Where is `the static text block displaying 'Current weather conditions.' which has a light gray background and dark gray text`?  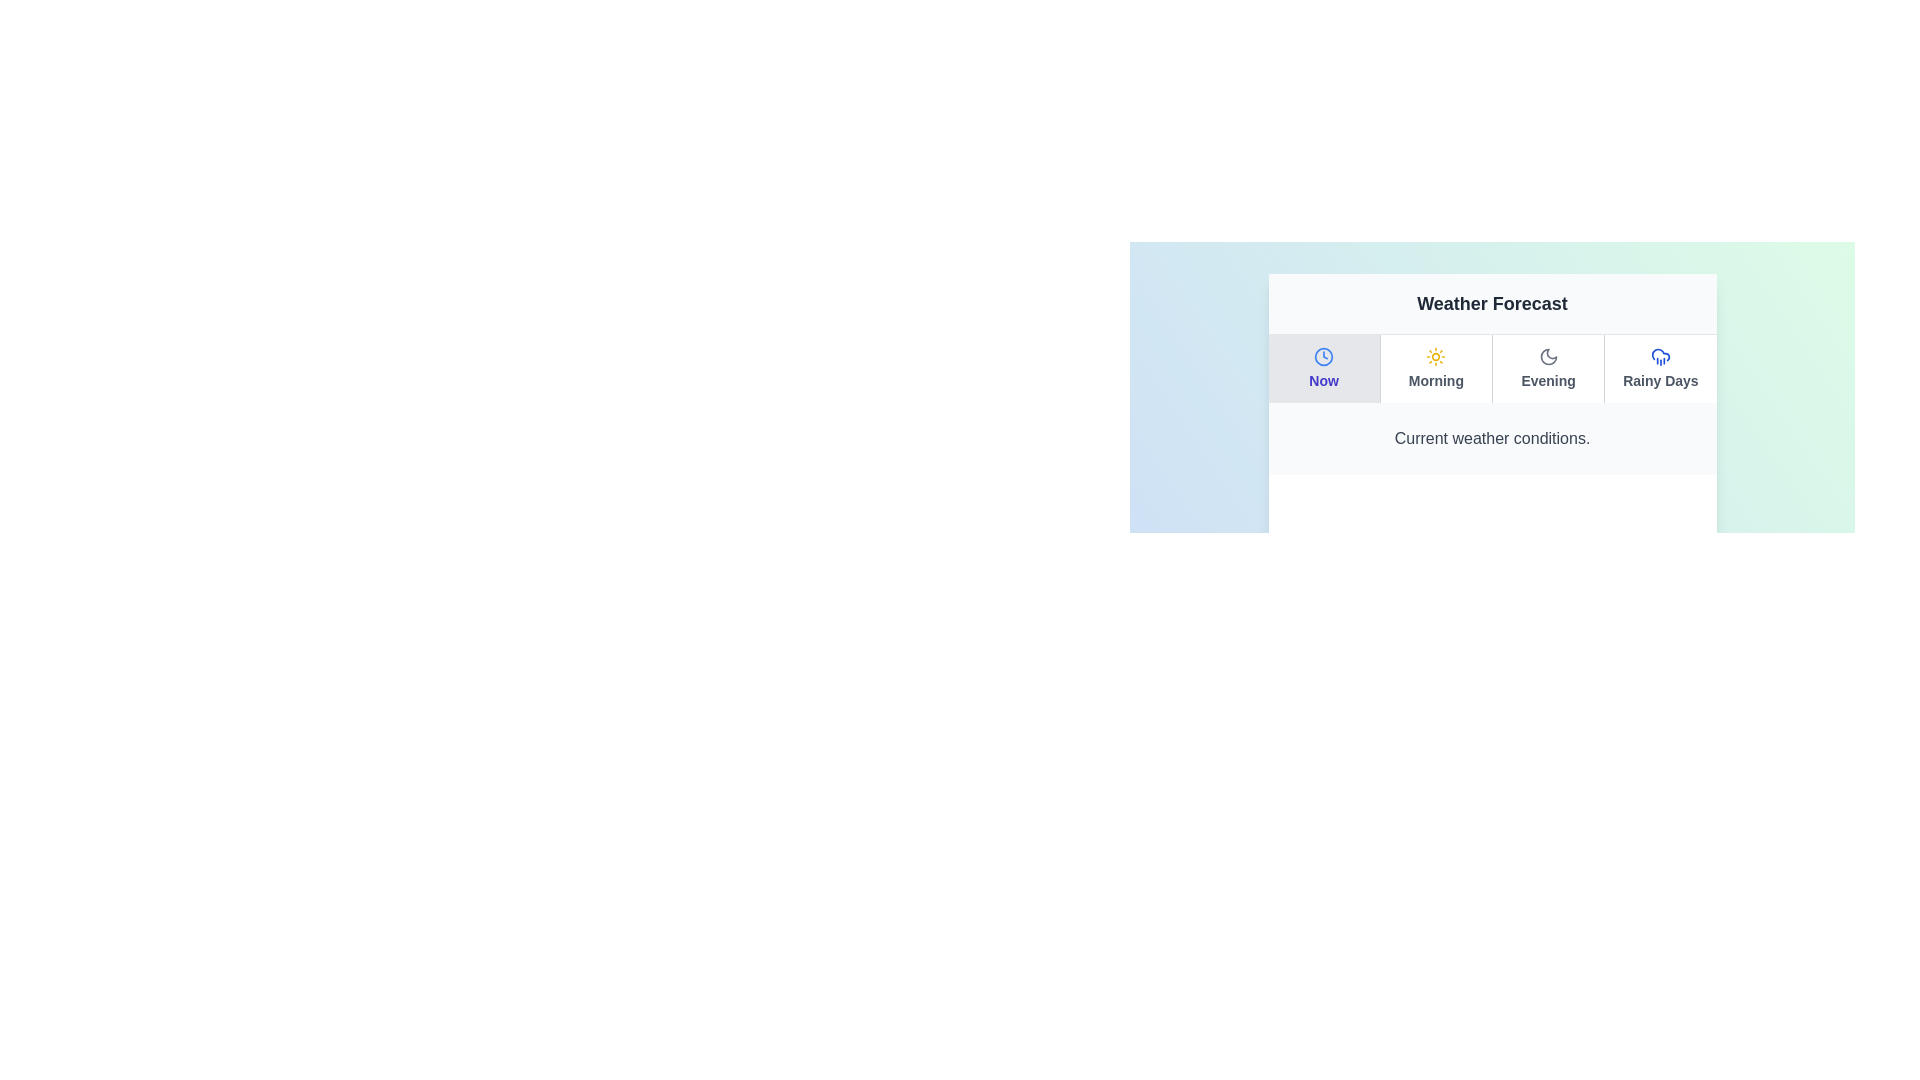 the static text block displaying 'Current weather conditions.' which has a light gray background and dark gray text is located at coordinates (1492, 438).